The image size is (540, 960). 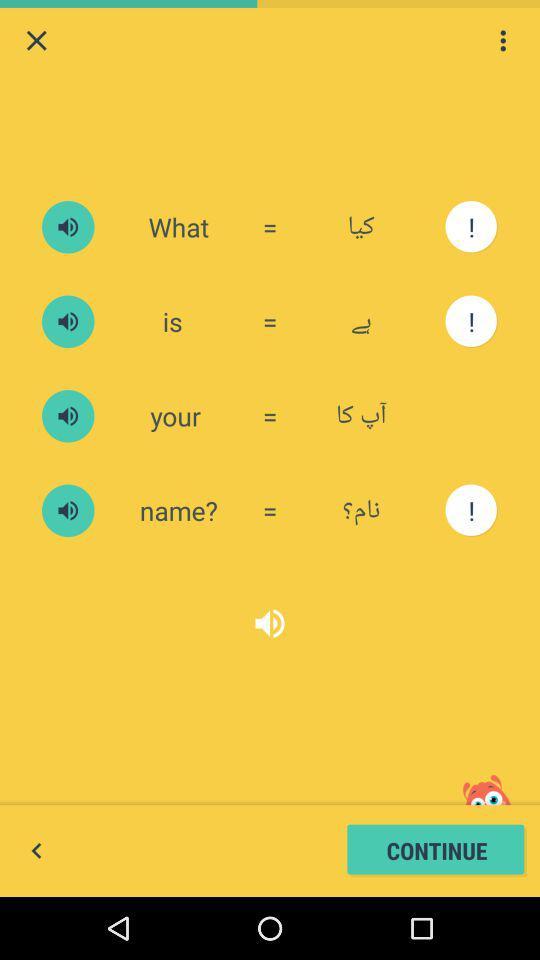 What do you see at coordinates (67, 509) in the screenshot?
I see `a free english learning course used by over 50 million learners for spoken english` at bounding box center [67, 509].